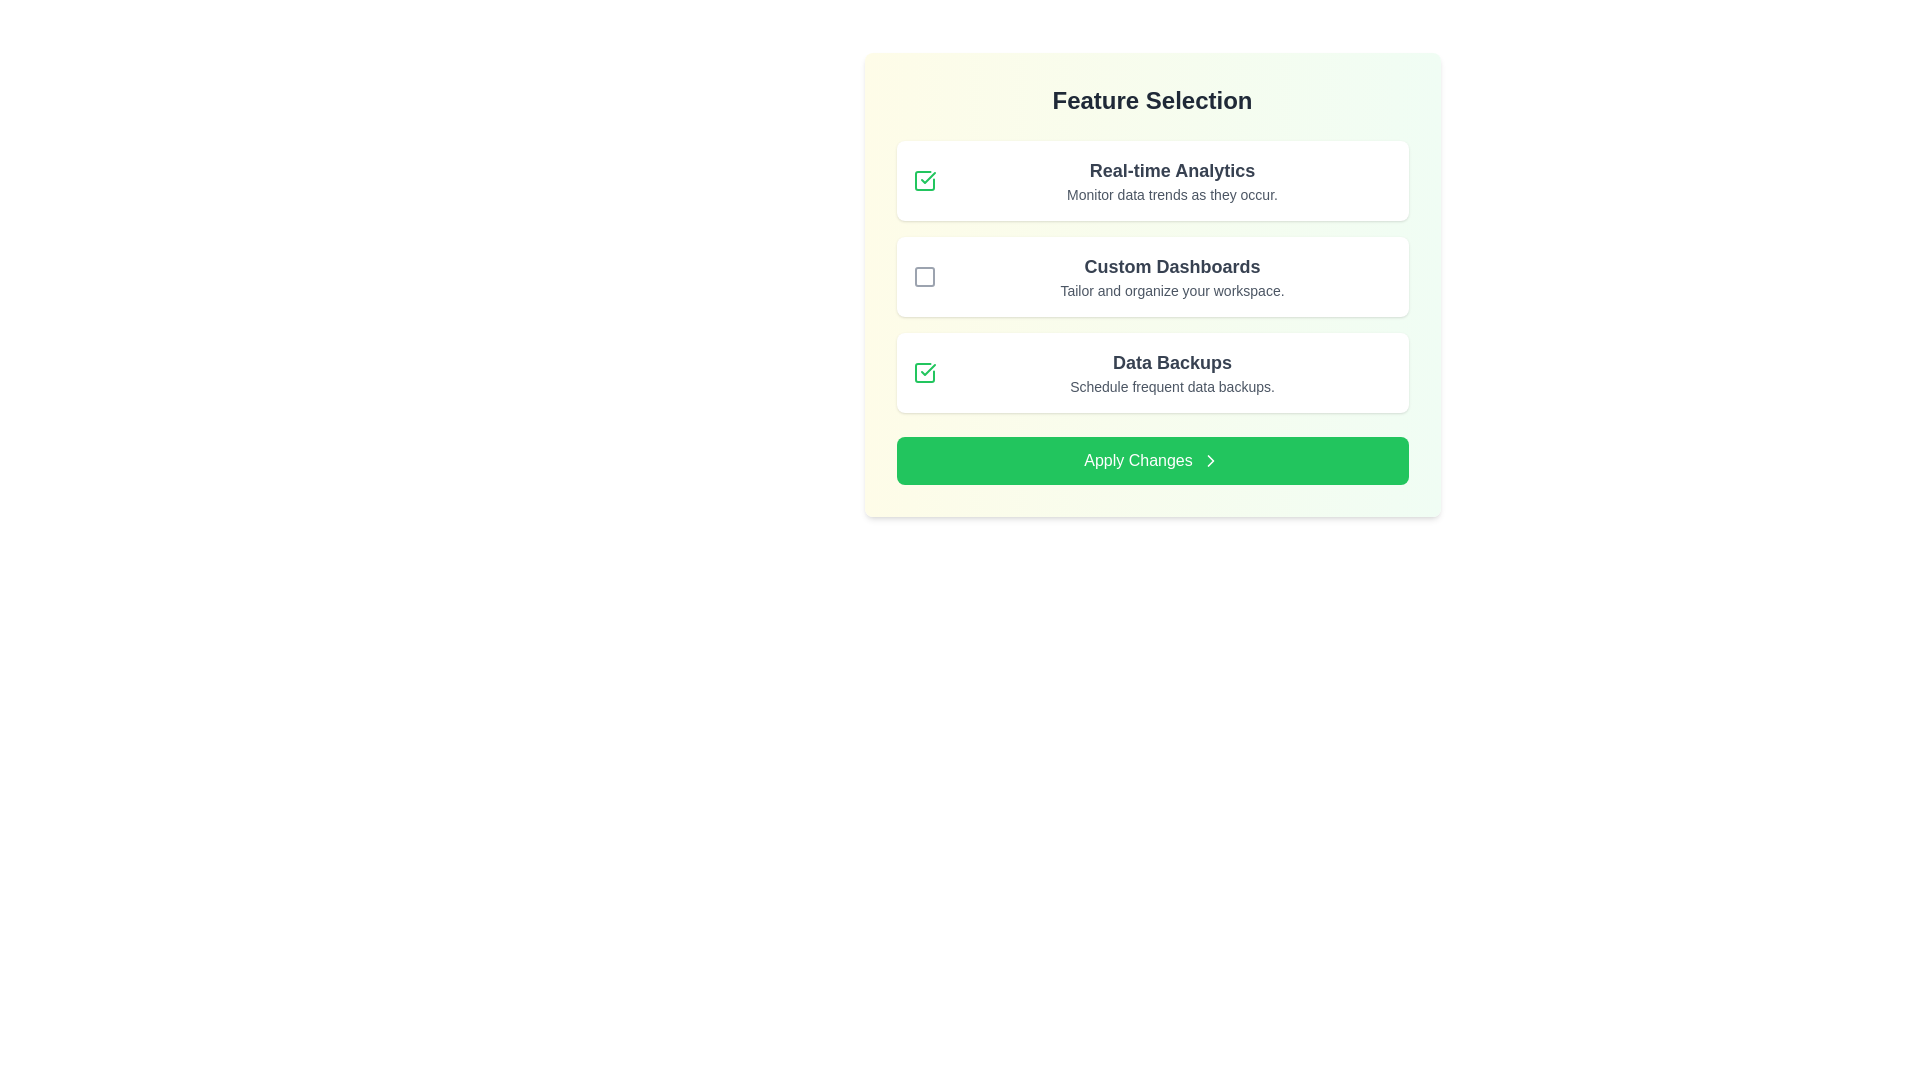  Describe the element at coordinates (1172, 265) in the screenshot. I see `the Text label that serves as a header for the middle option in the feature selection interface, located between 'Real-time Analytics' and 'Tailor and organize your workspace.'` at that location.